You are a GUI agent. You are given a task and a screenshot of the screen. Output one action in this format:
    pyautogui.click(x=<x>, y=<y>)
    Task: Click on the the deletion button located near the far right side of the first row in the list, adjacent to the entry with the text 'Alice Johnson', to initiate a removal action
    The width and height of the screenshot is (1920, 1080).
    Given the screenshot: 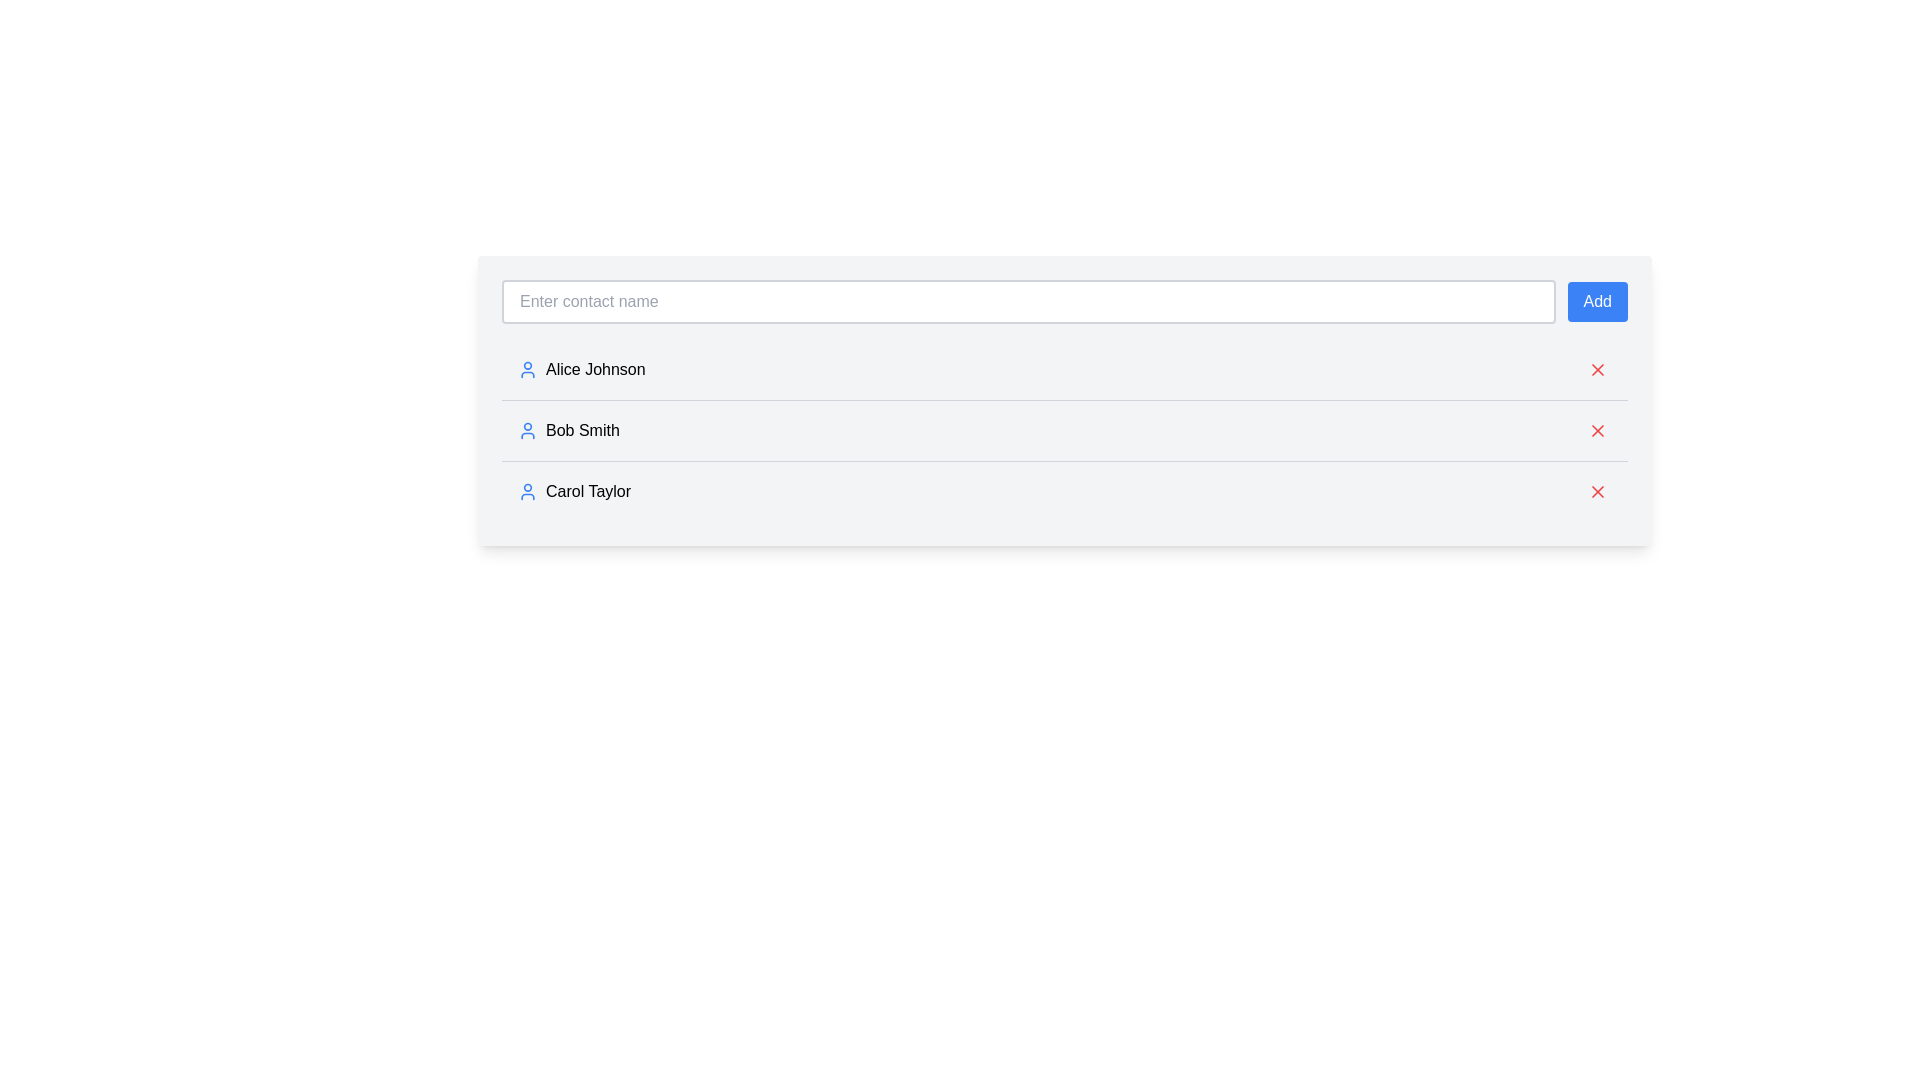 What is the action you would take?
    pyautogui.click(x=1597, y=370)
    